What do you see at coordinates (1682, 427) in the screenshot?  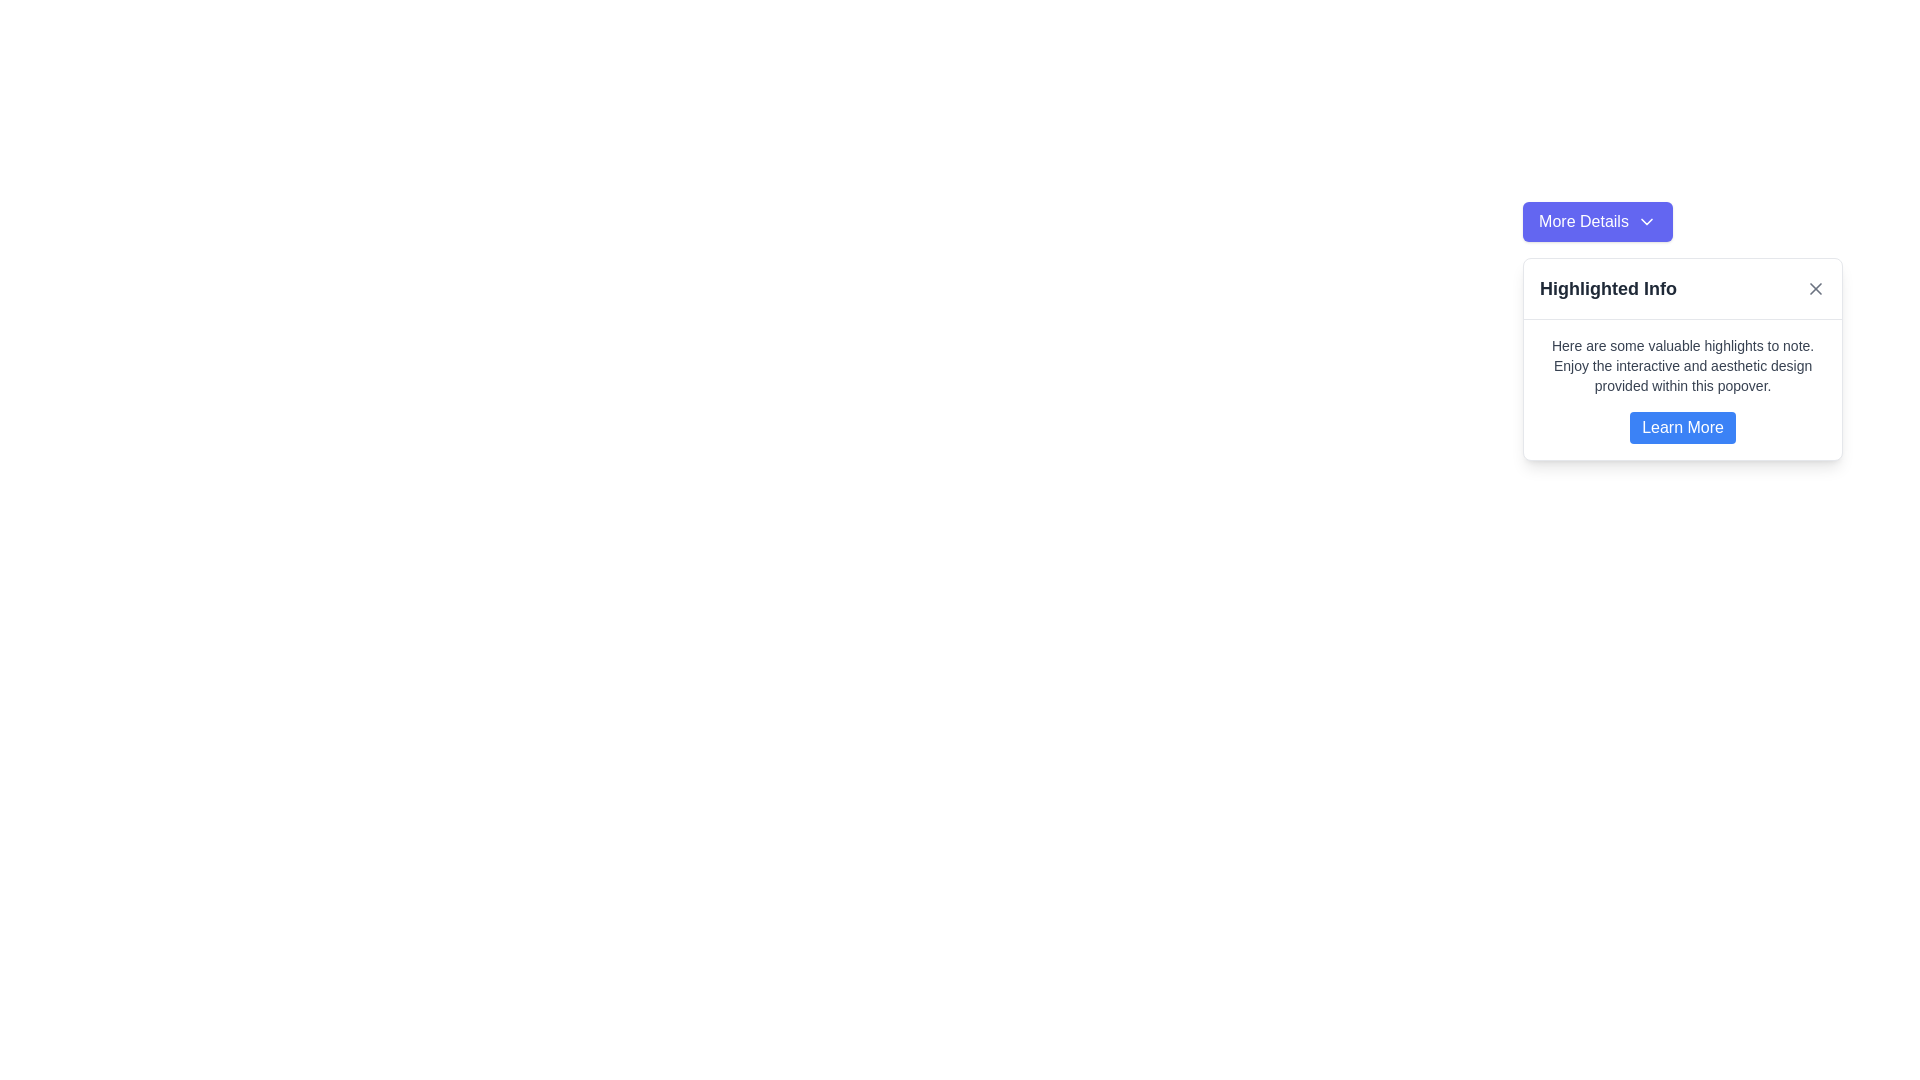 I see `the 'Learn More' button with a blue background and white text located near the bottom center of the 'Highlighted Info' popover` at bounding box center [1682, 427].